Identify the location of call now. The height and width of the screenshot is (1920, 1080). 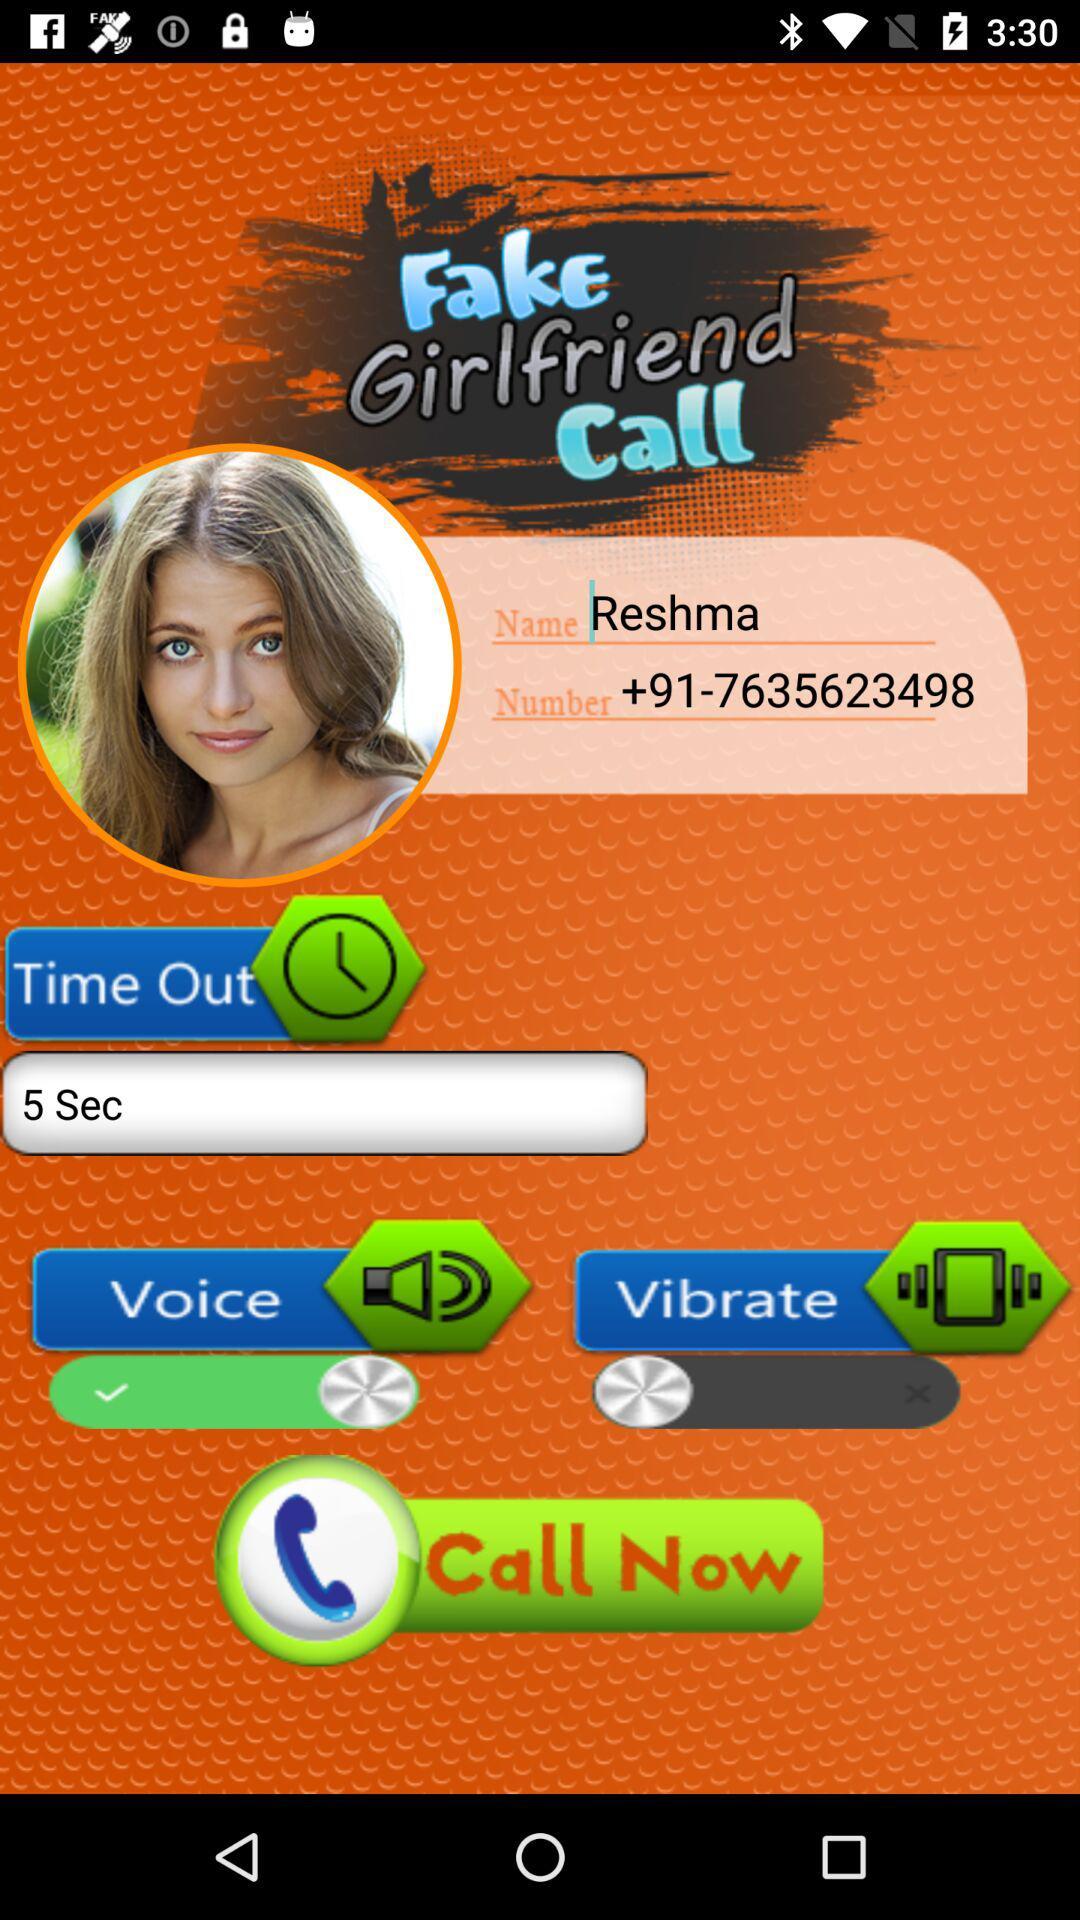
(538, 1559).